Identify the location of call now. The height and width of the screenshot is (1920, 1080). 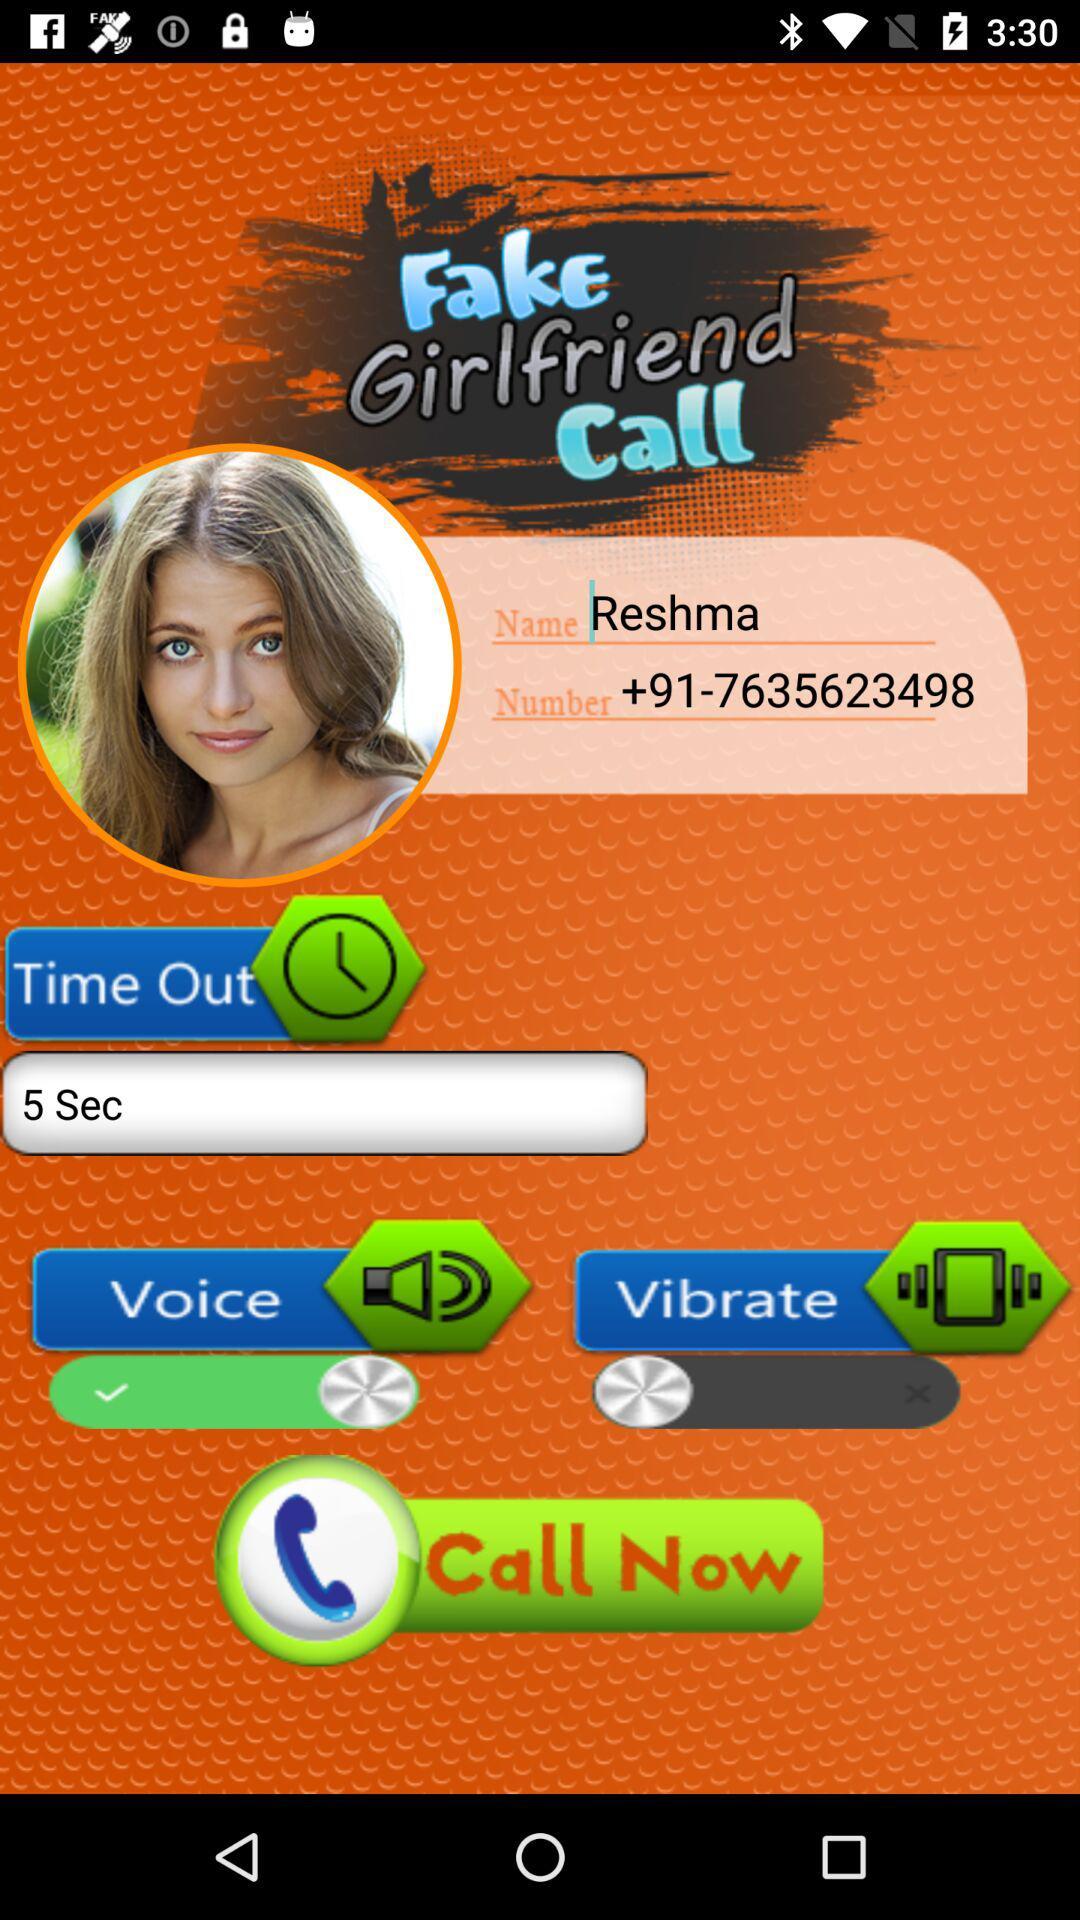
(538, 1559).